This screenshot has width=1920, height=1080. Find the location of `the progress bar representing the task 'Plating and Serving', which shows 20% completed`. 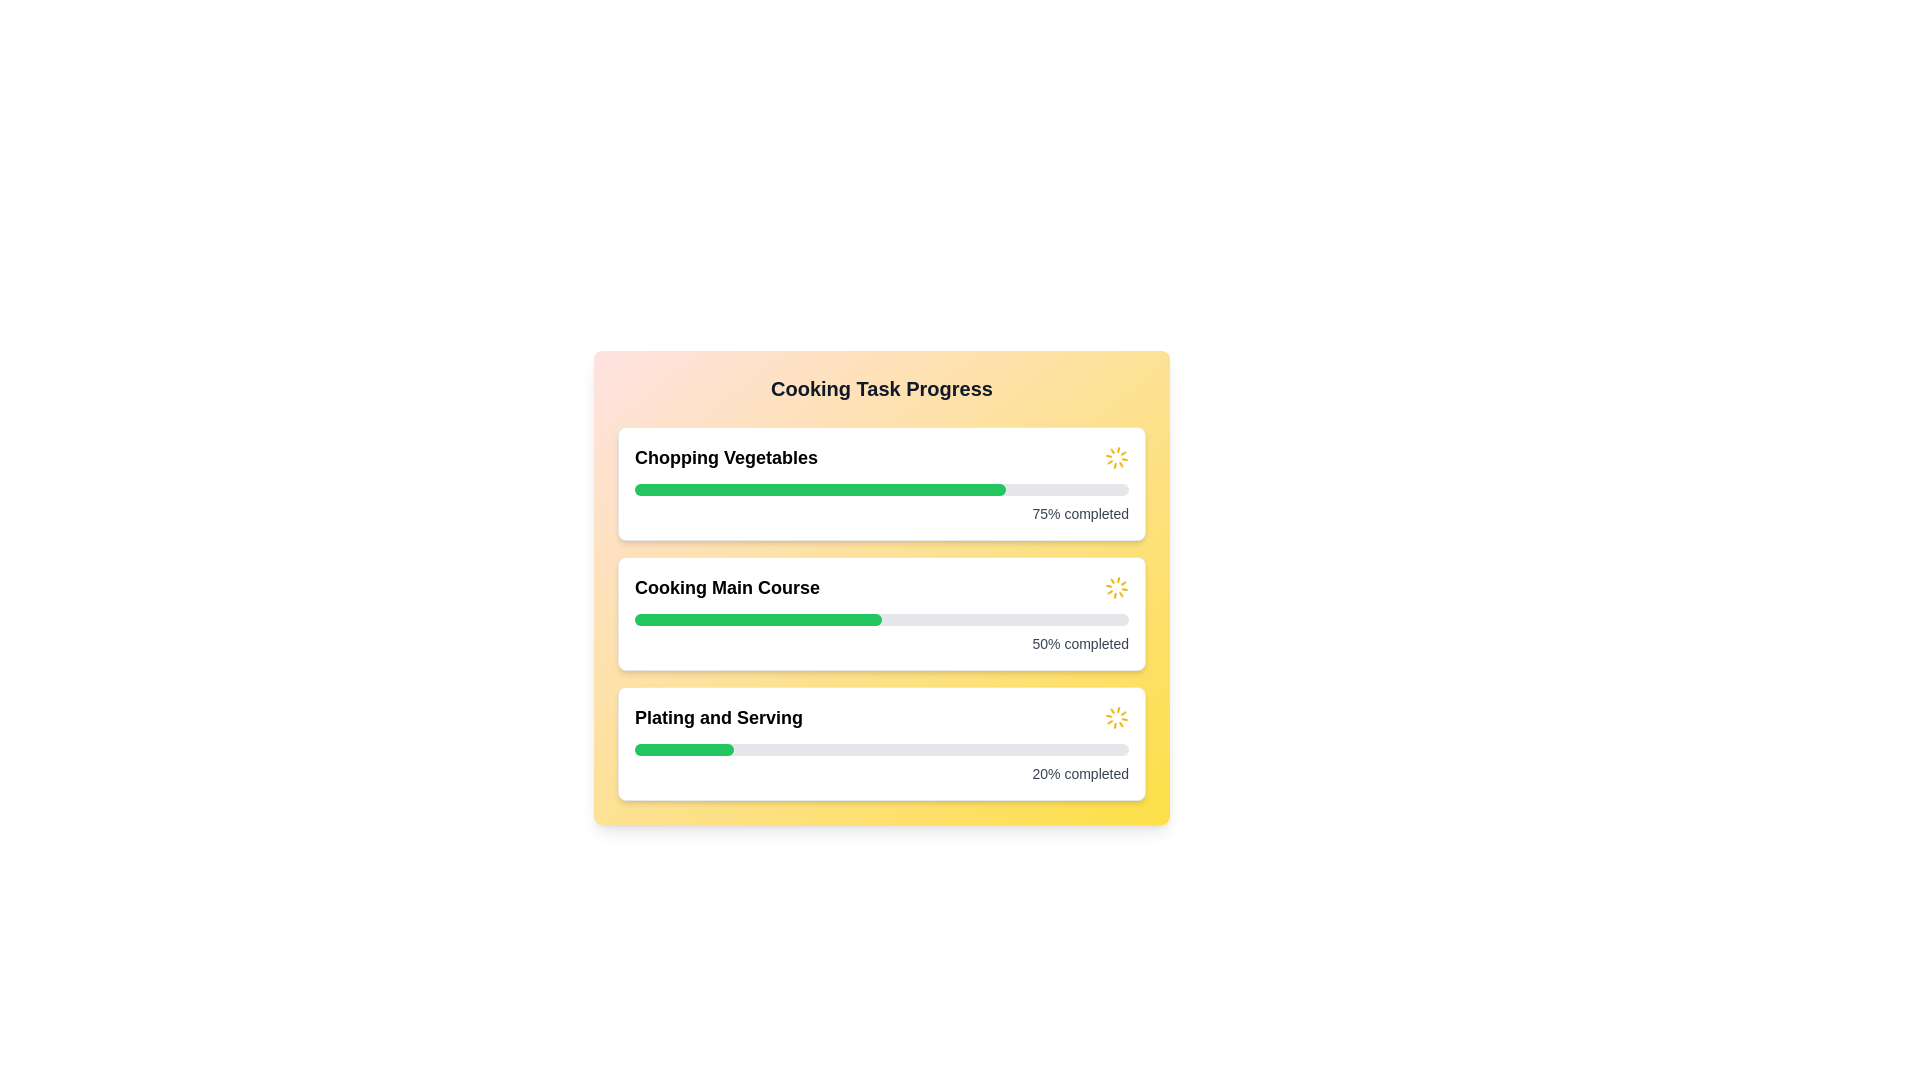

the progress bar representing the task 'Plating and Serving', which shows 20% completed is located at coordinates (881, 749).